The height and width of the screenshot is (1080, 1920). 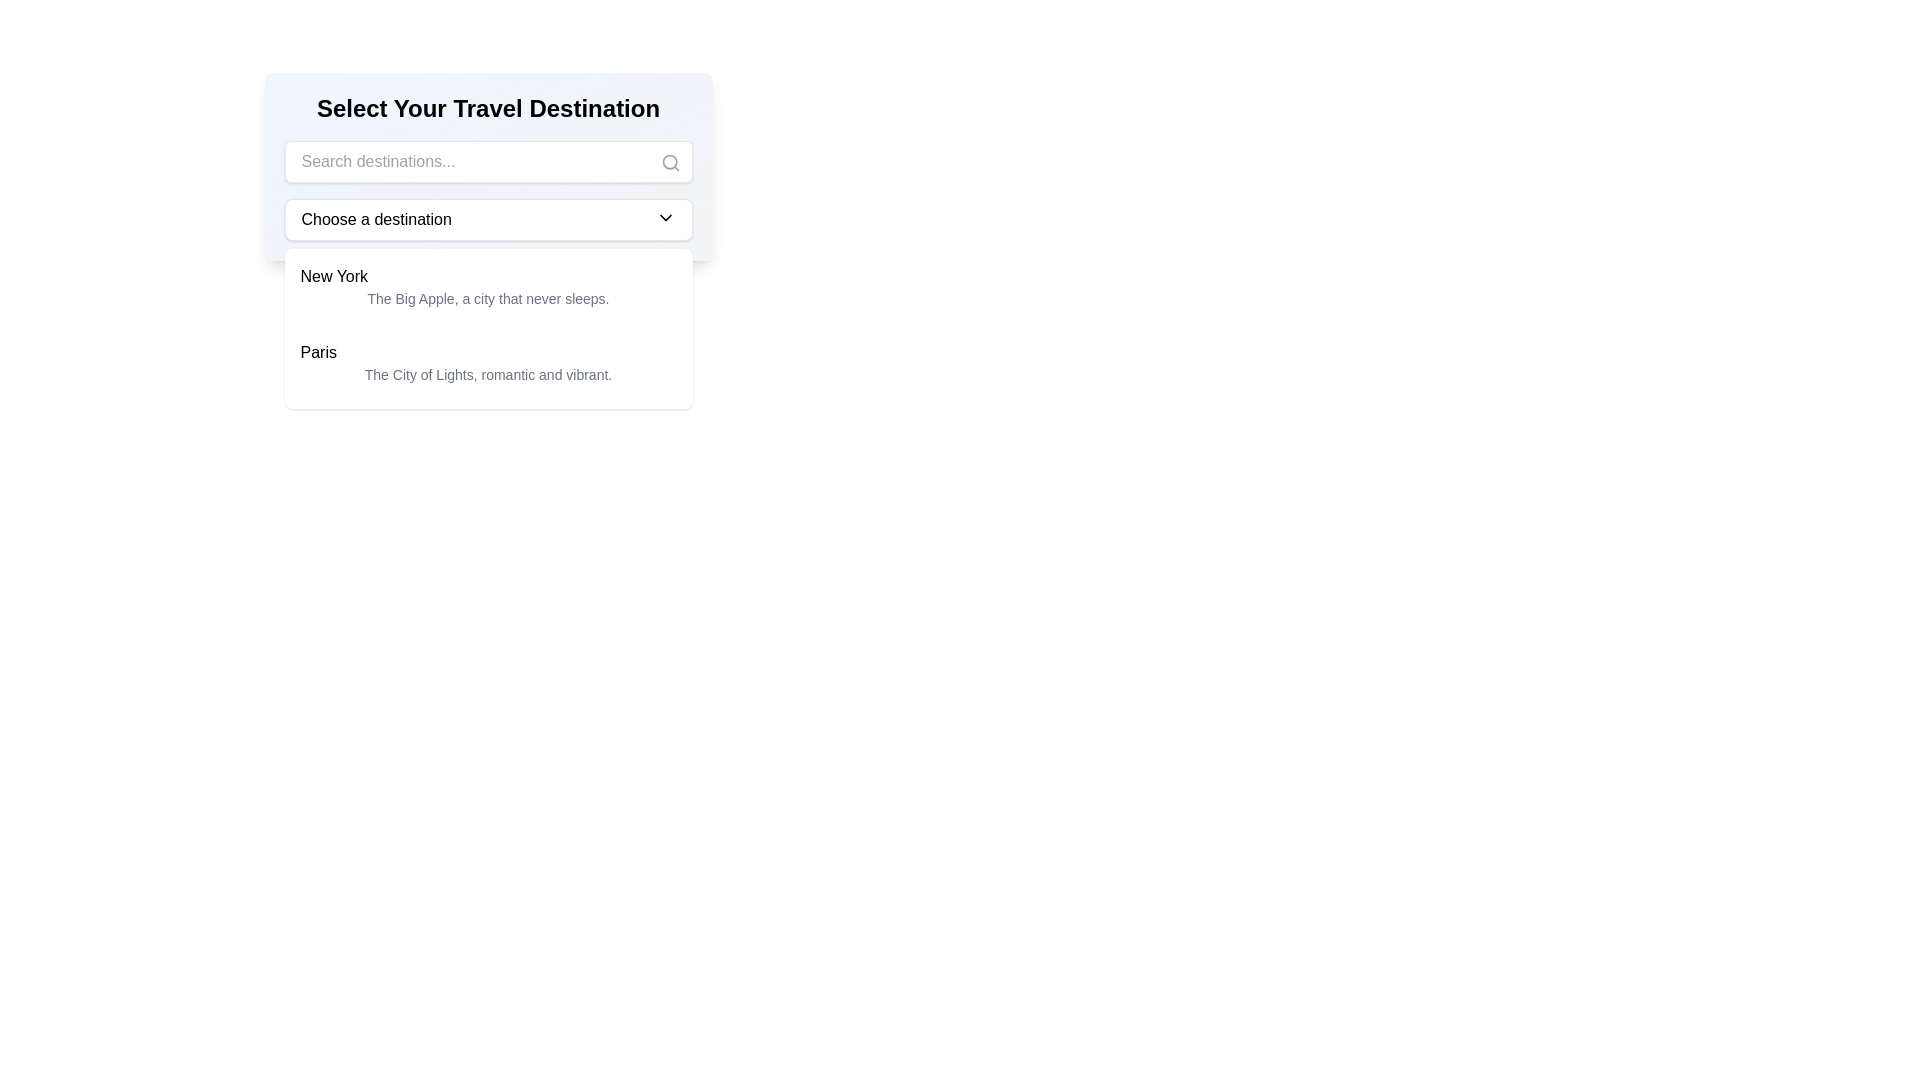 I want to click on text block representing the city 'New York' within the selectable list item located beneath the 'Choose a destination' dropdown, so click(x=488, y=286).